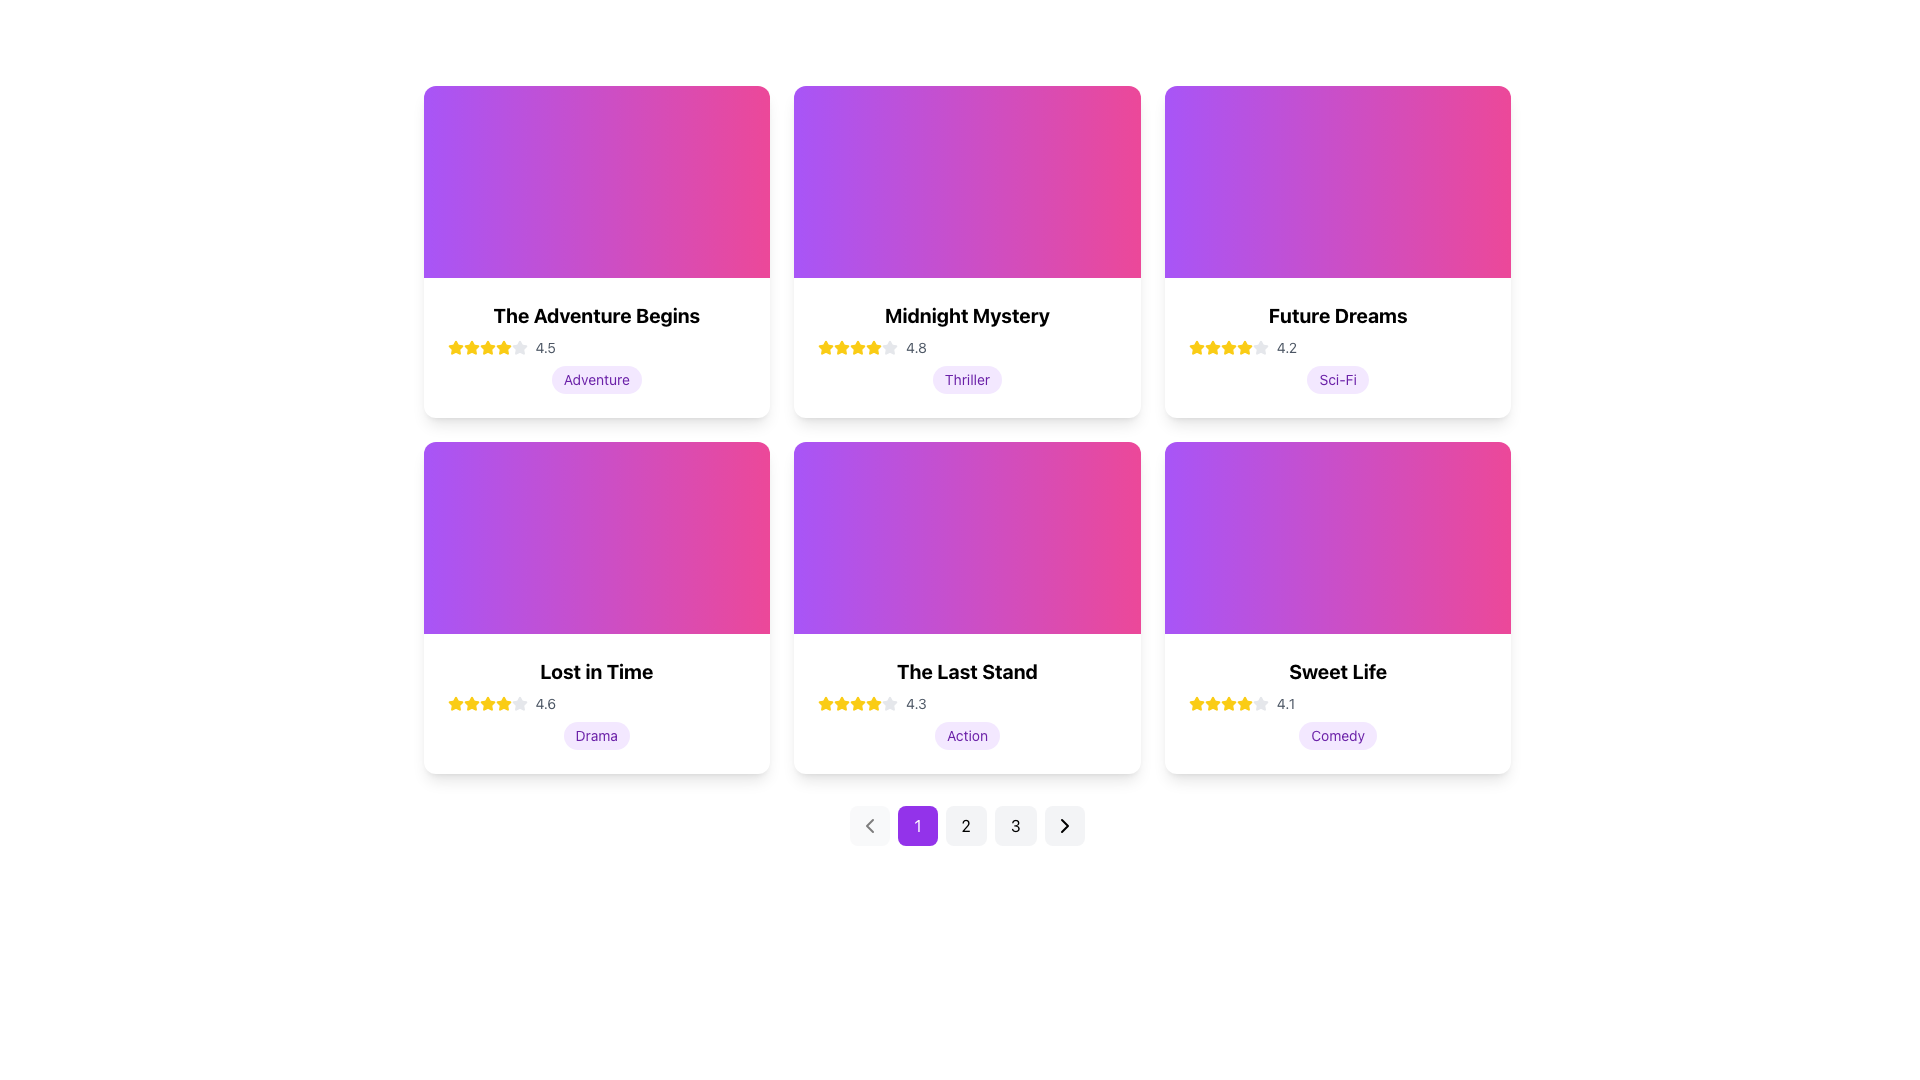 This screenshot has width=1920, height=1080. What do you see at coordinates (874, 346) in the screenshot?
I see `the second star in the rating row below the 'Midnight Mystery' card to focus on it` at bounding box center [874, 346].